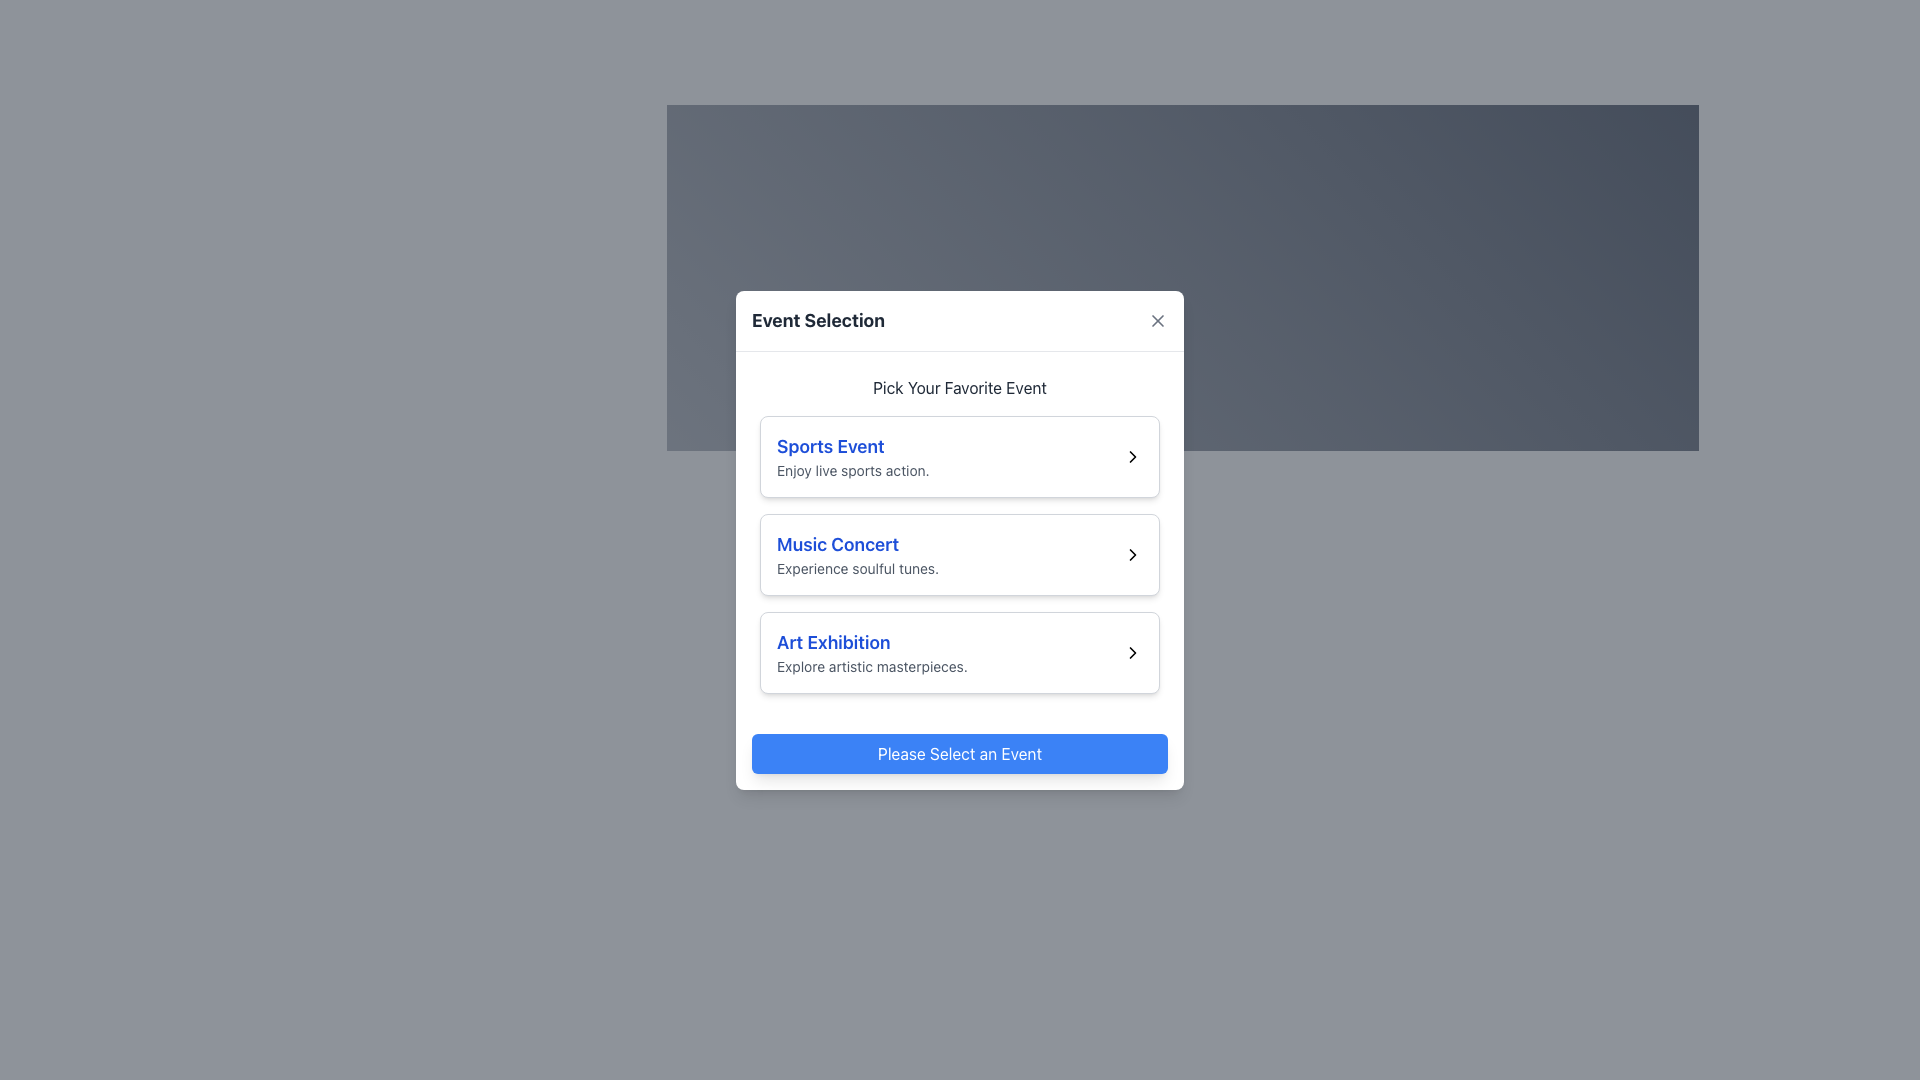 Image resolution: width=1920 pixels, height=1080 pixels. What do you see at coordinates (818, 319) in the screenshot?
I see `the header text label that provides context for selecting an event in the popup, located on the left side of the header section` at bounding box center [818, 319].